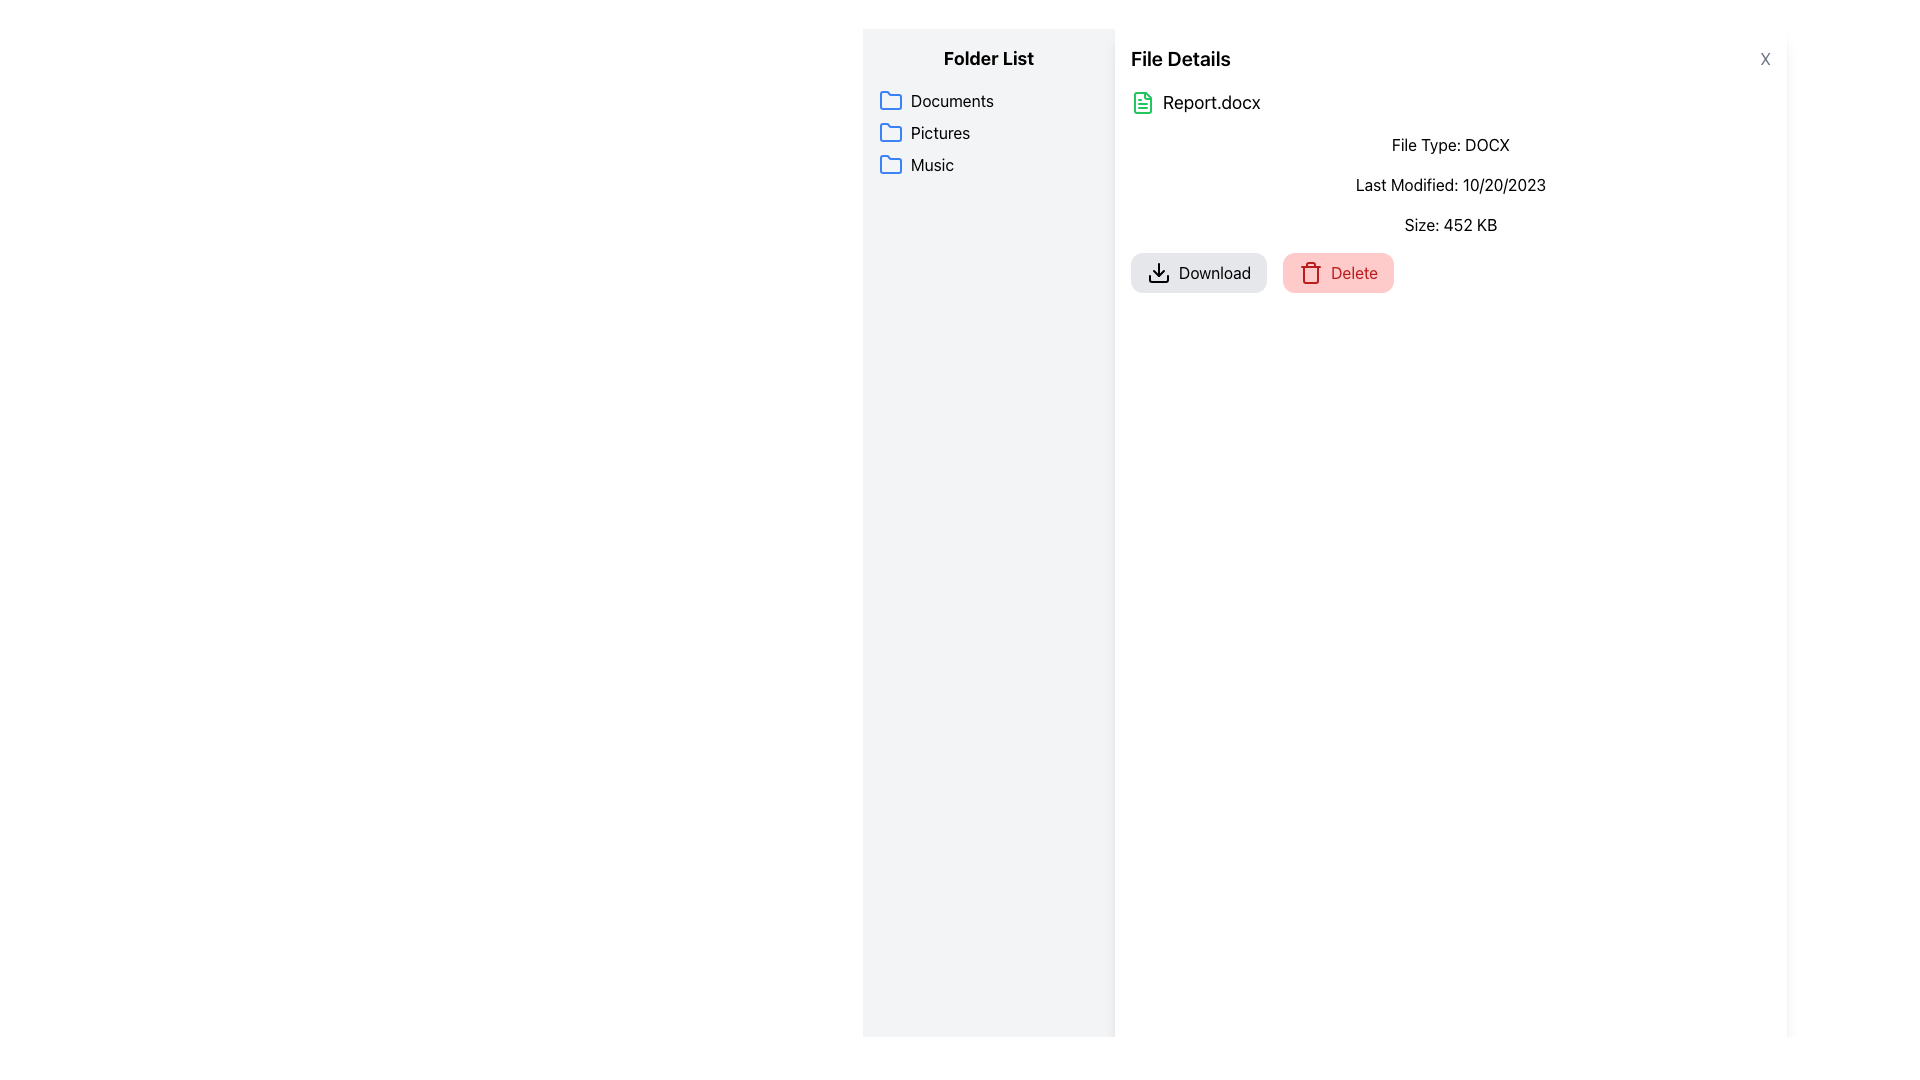  I want to click on the 'Delete' button containing the wastebasket icon, so click(1311, 274).